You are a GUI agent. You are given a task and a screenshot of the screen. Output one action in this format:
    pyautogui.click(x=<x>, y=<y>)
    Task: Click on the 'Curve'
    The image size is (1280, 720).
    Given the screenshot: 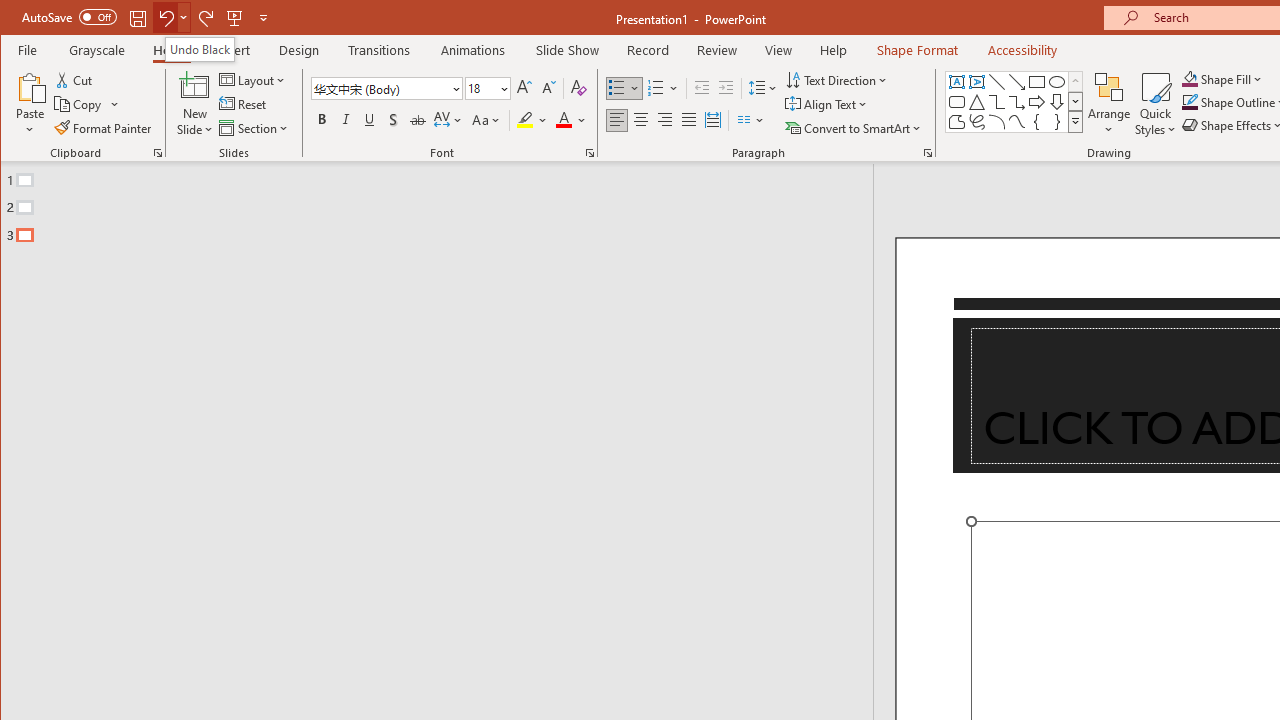 What is the action you would take?
    pyautogui.click(x=1016, y=122)
    